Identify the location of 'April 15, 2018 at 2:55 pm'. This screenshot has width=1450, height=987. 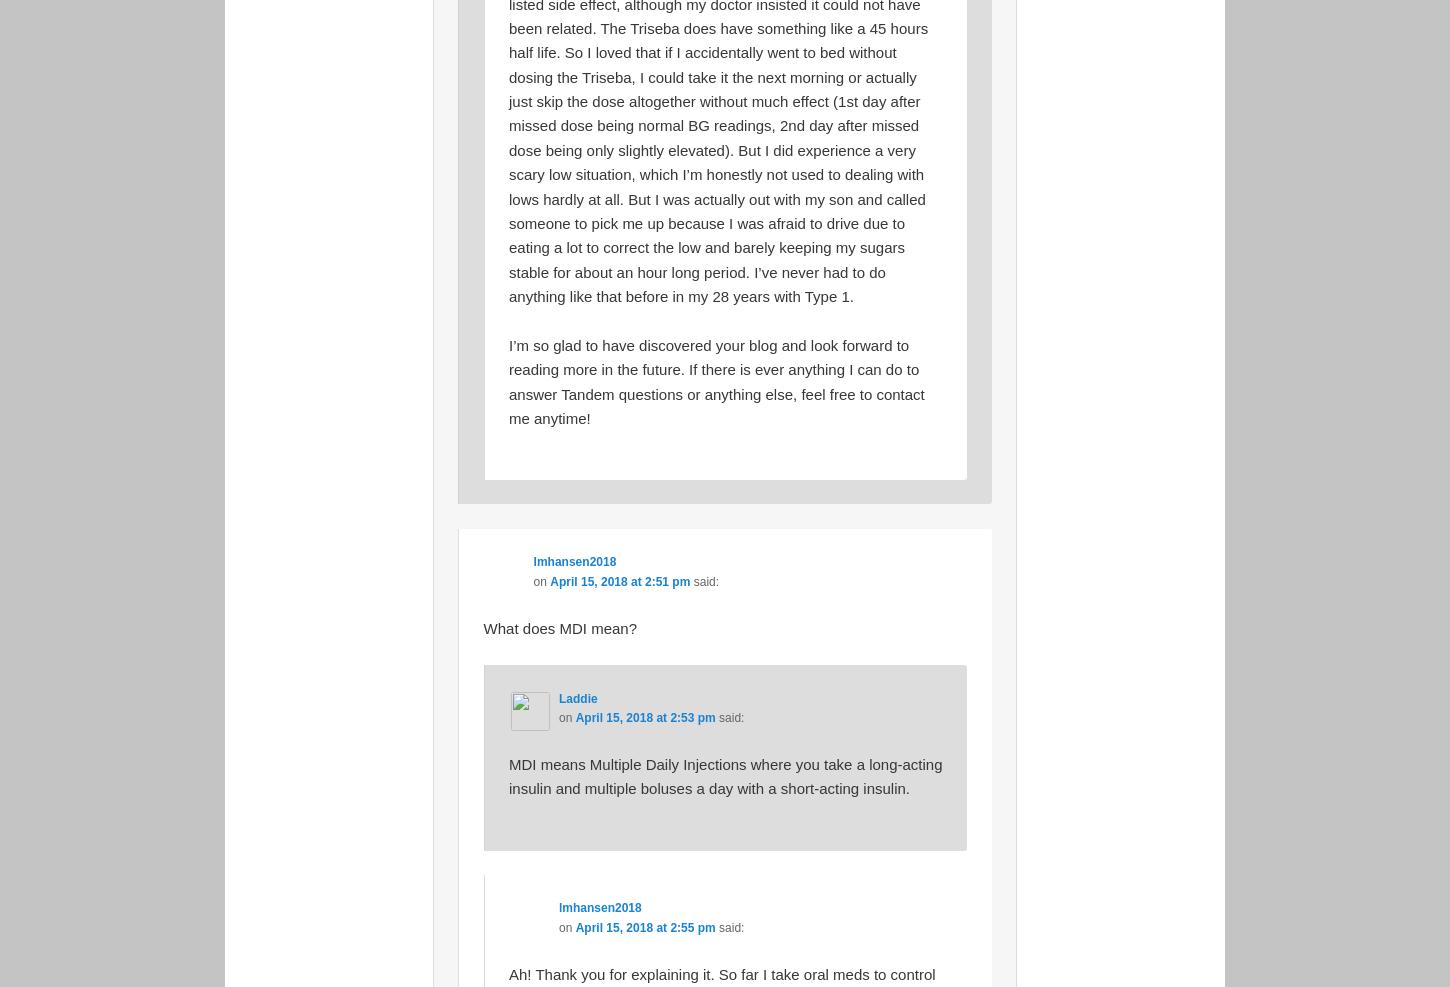
(643, 926).